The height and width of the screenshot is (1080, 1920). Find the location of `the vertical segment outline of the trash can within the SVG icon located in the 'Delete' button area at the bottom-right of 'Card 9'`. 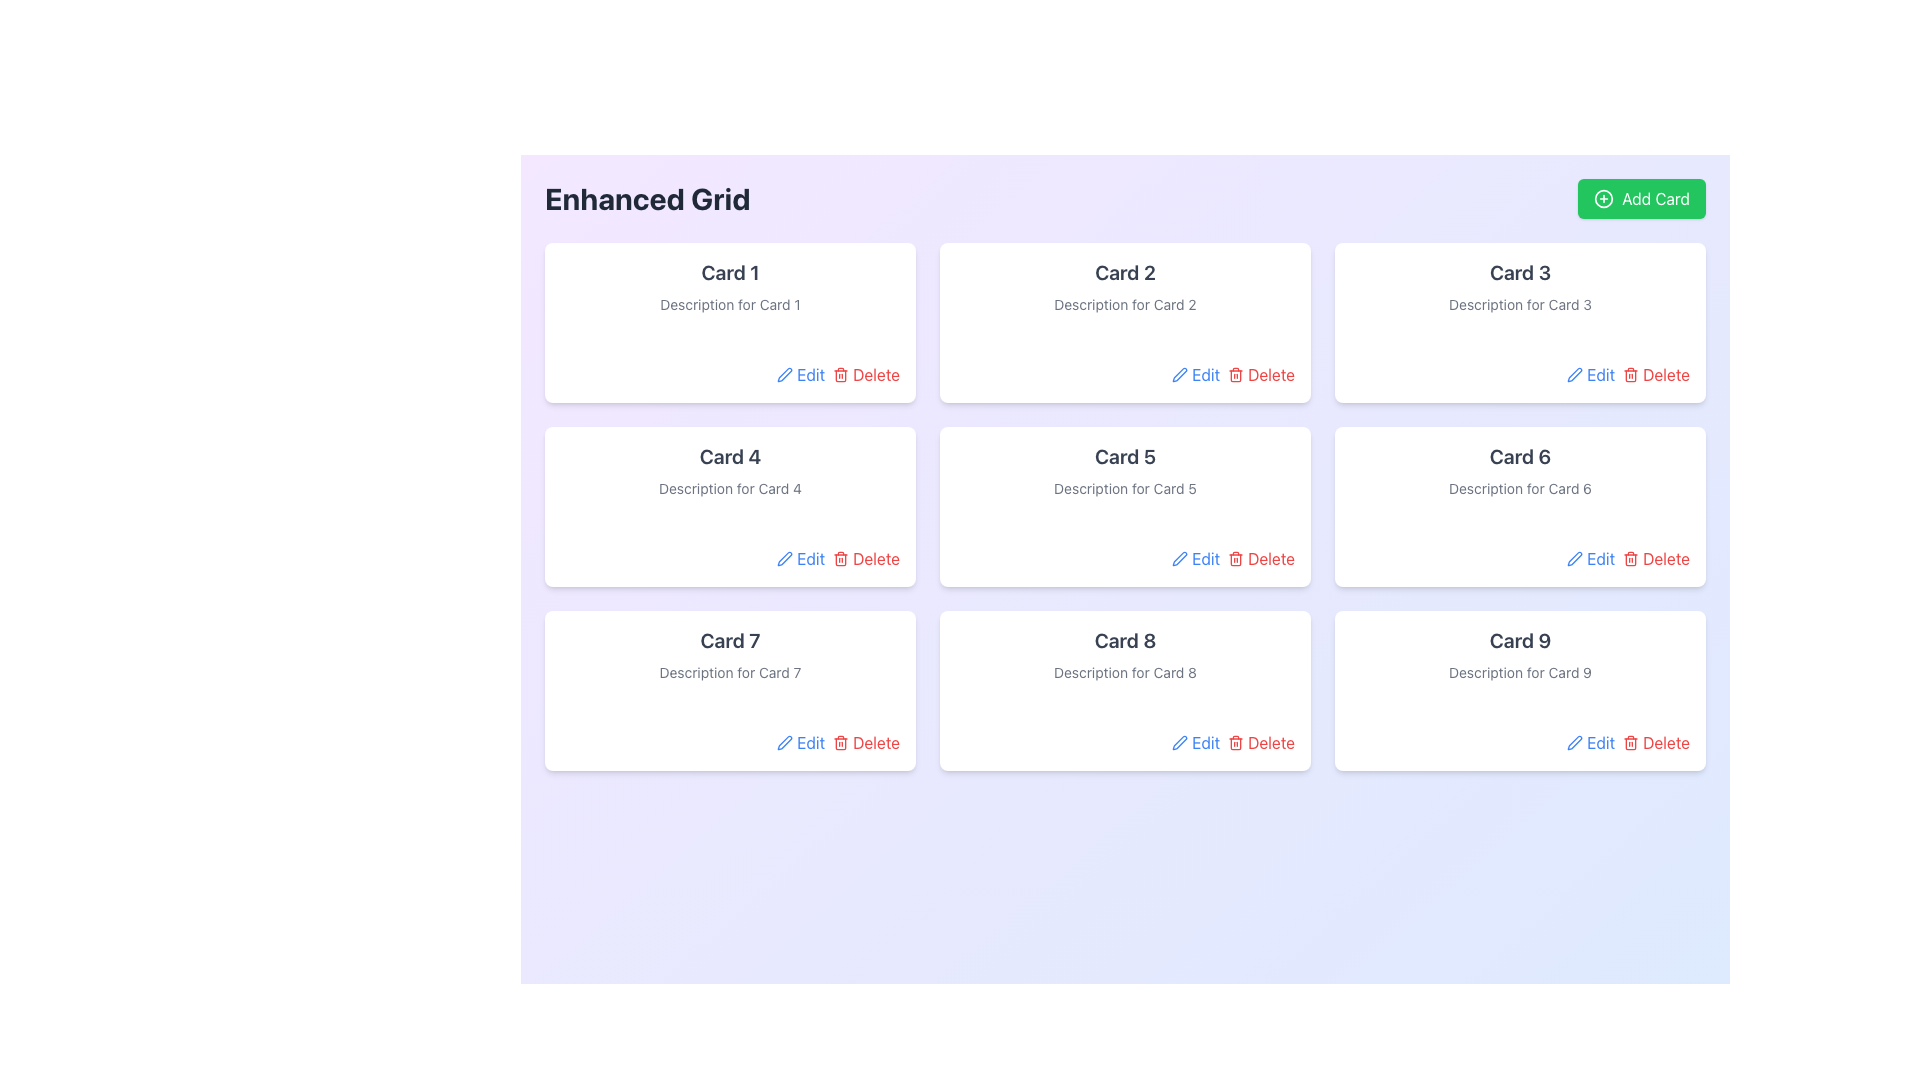

the vertical segment outline of the trash can within the SVG icon located in the 'Delete' button area at the bottom-right of 'Card 9' is located at coordinates (1631, 744).